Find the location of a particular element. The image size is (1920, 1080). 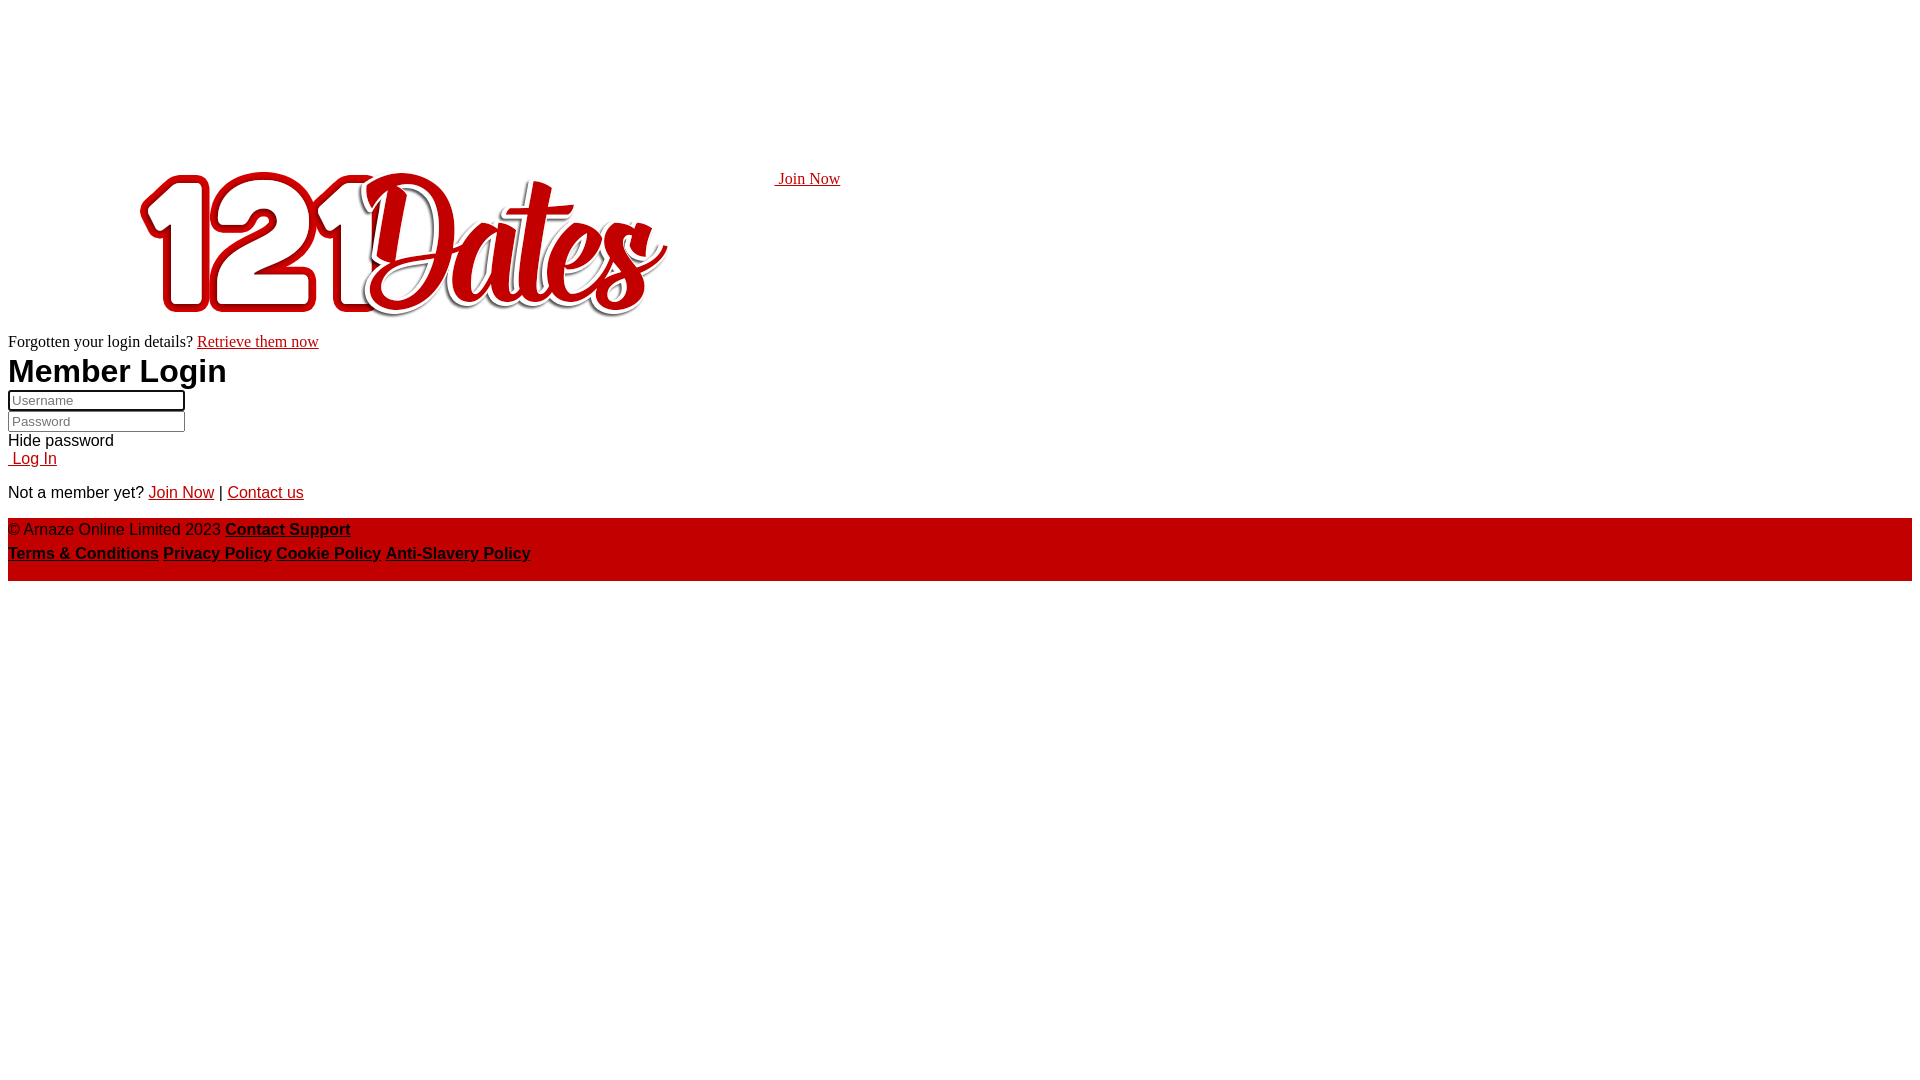

'Contact Support' is located at coordinates (286, 528).